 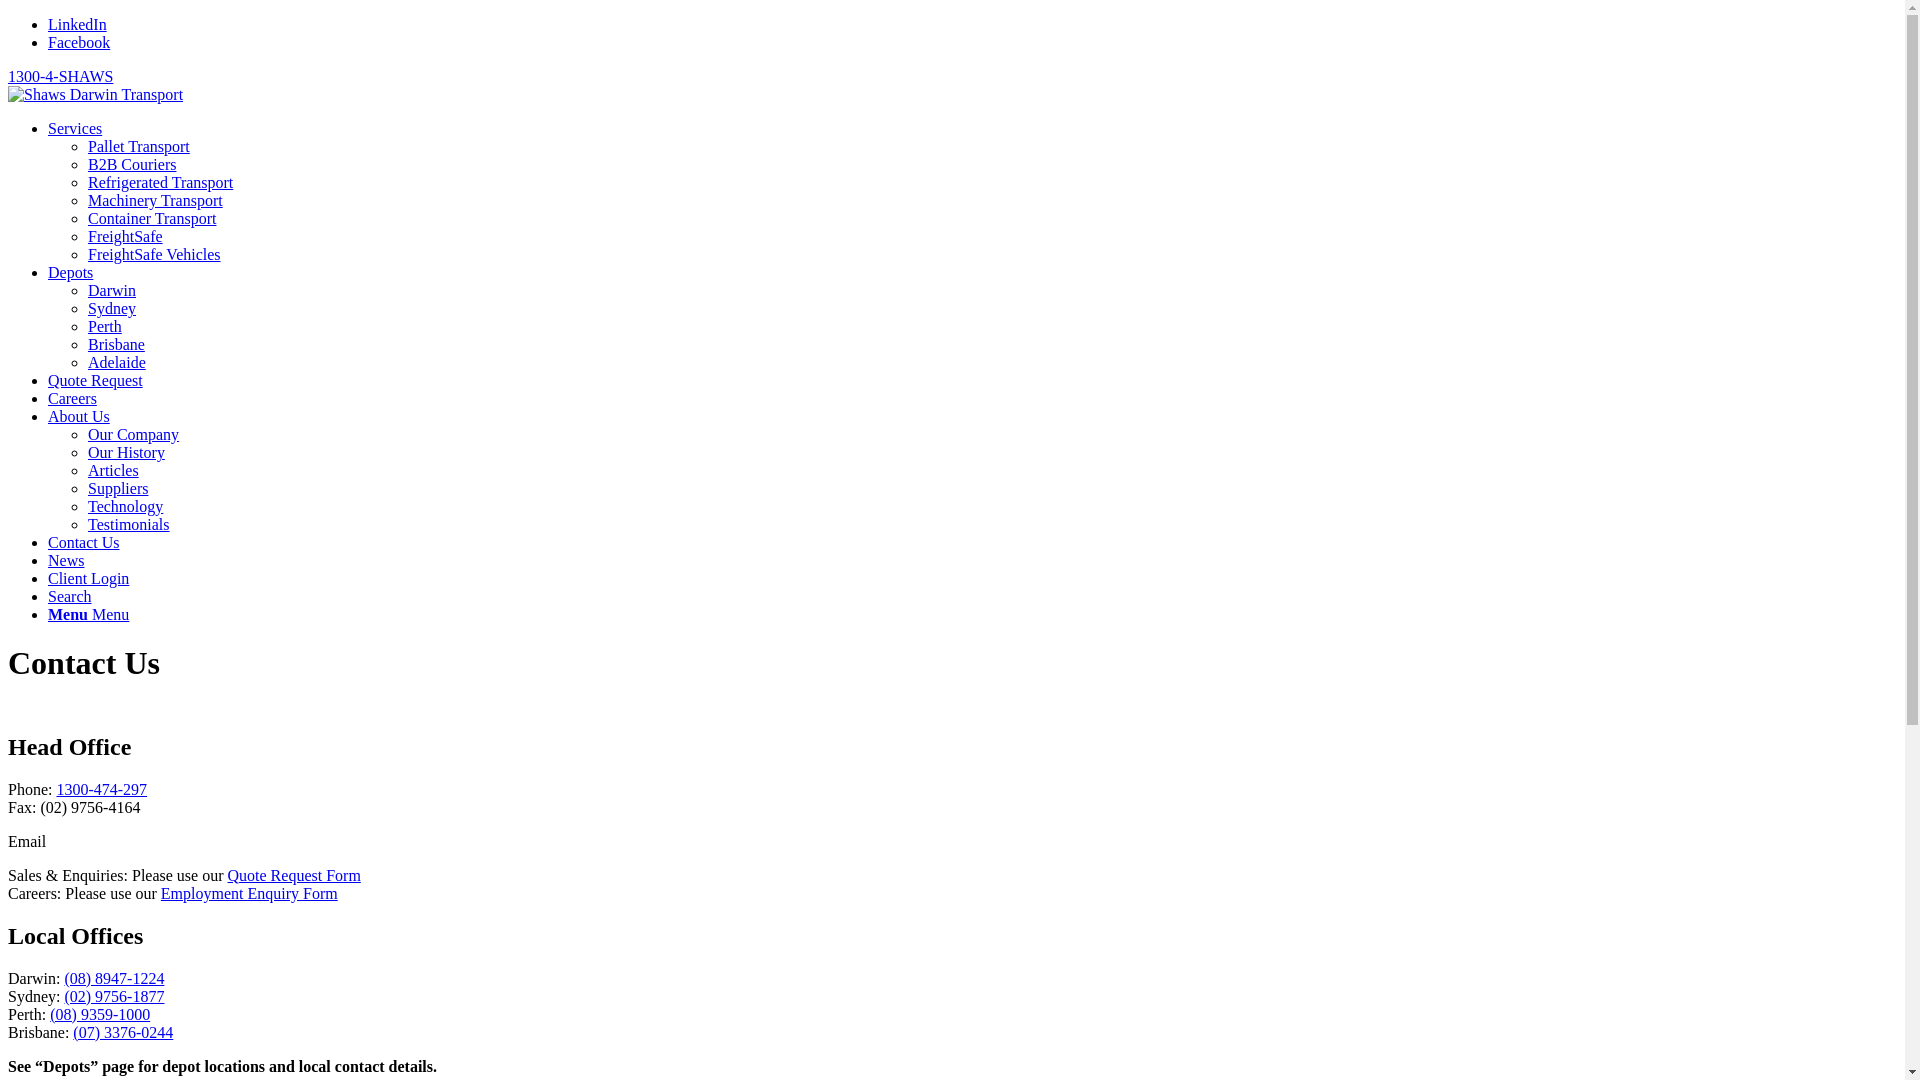 I want to click on '1300-474-297', so click(x=56, y=788).